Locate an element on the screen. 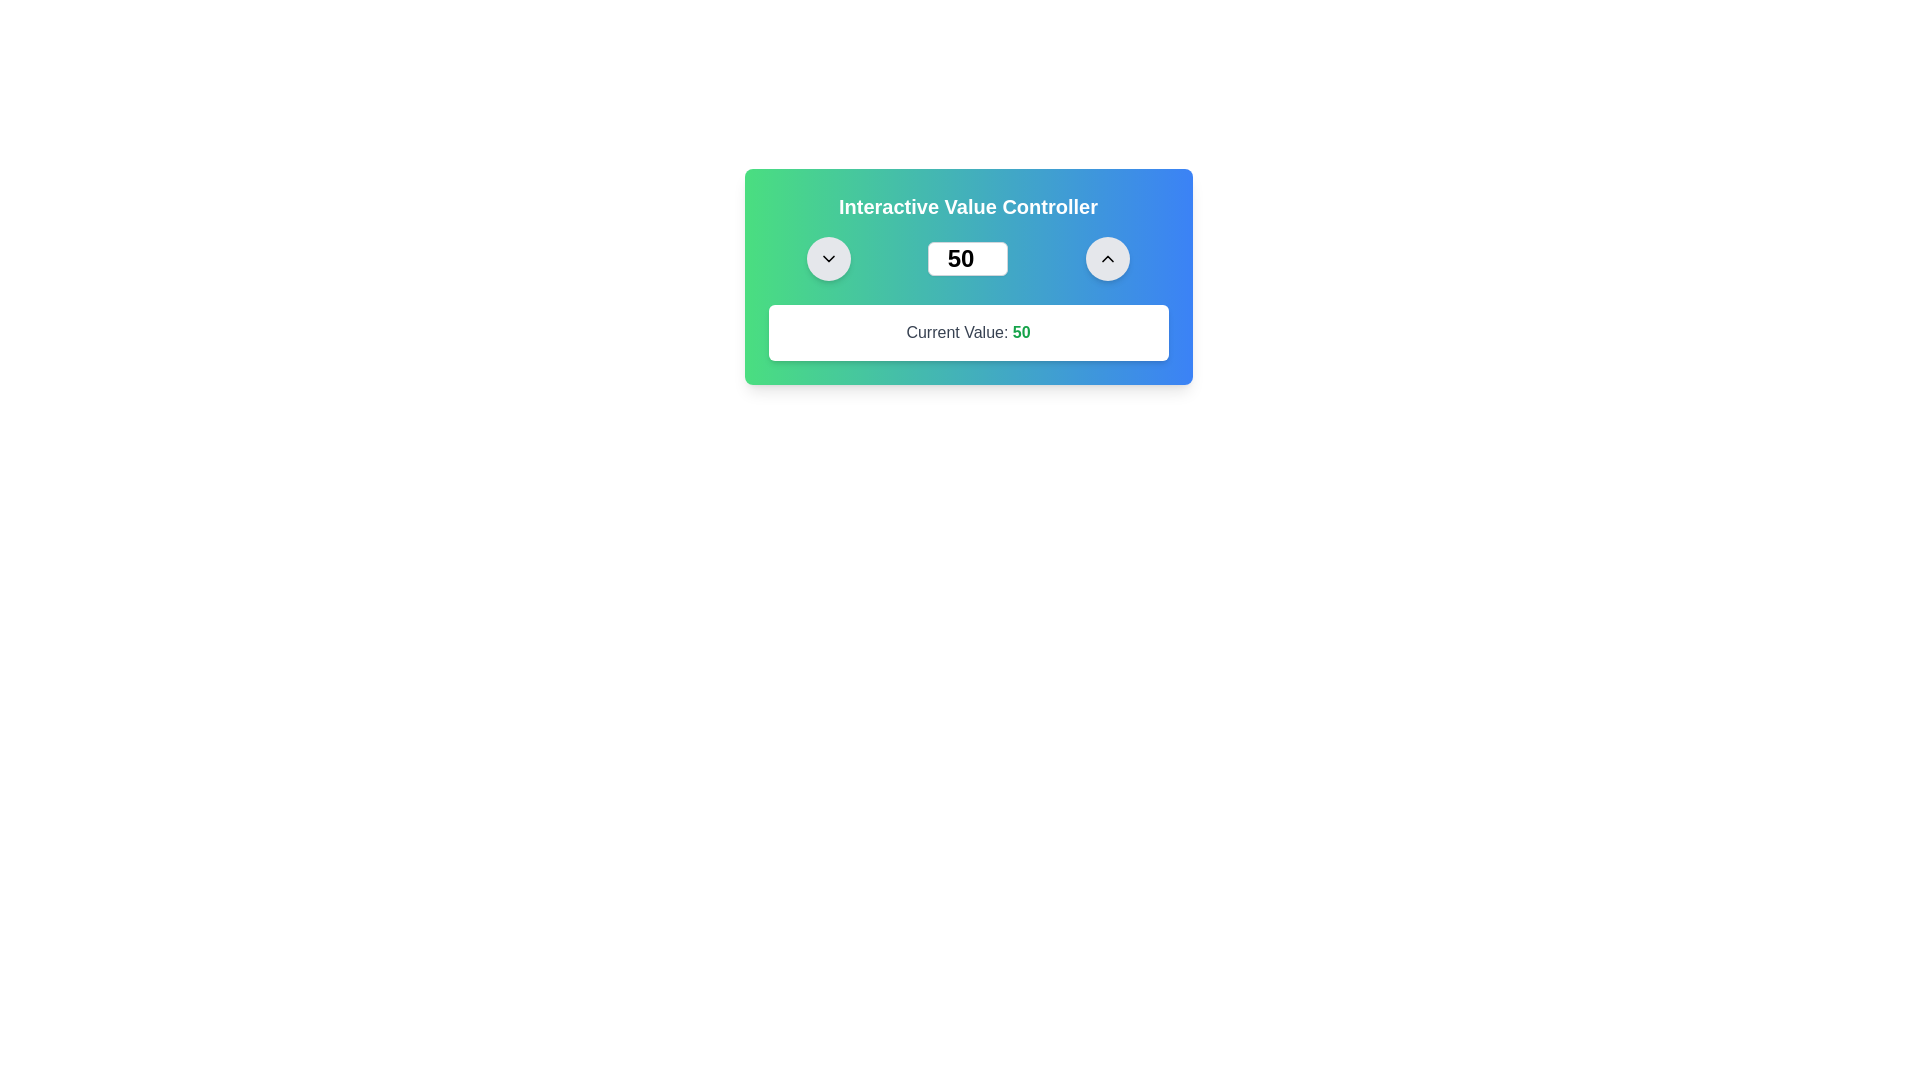  the centered text label reading 'Interactive Value Controller' that is bold and large on a gradient background is located at coordinates (968, 207).